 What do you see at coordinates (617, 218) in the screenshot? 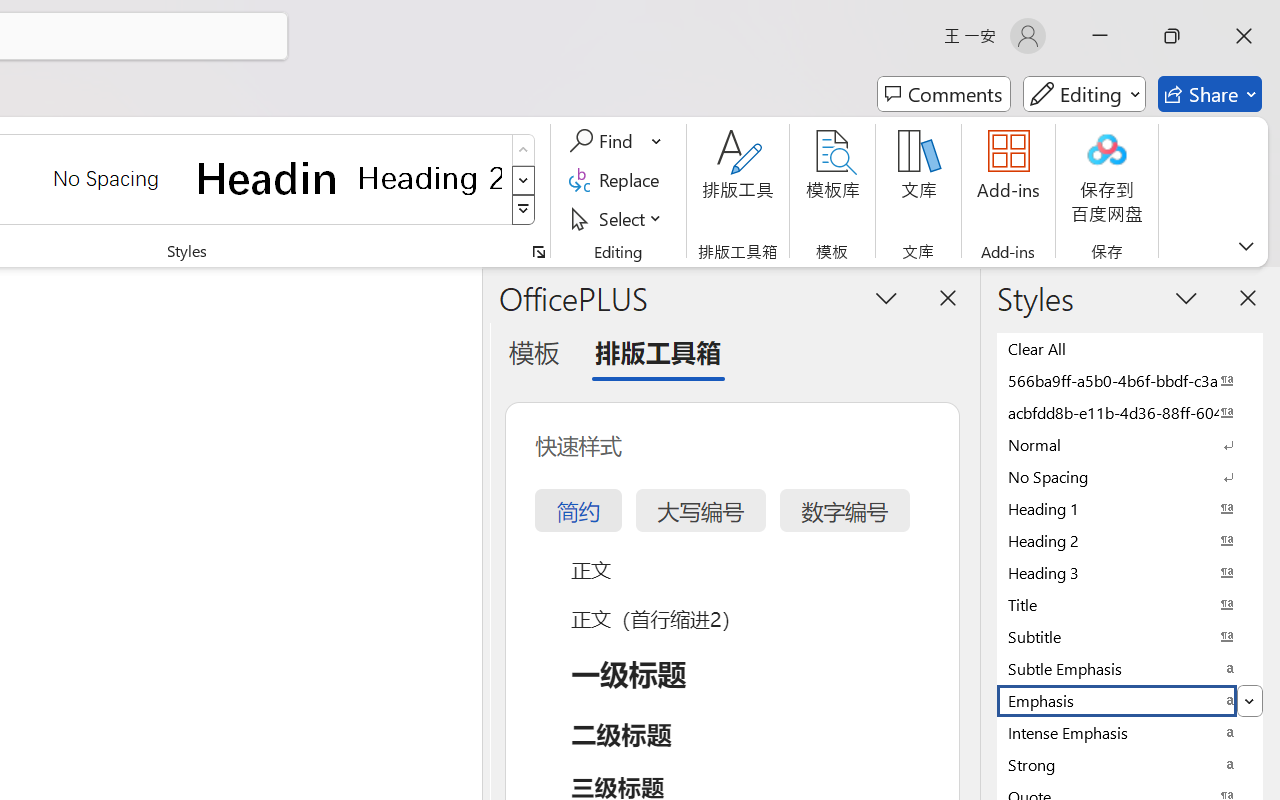
I see `'Select'` at bounding box center [617, 218].